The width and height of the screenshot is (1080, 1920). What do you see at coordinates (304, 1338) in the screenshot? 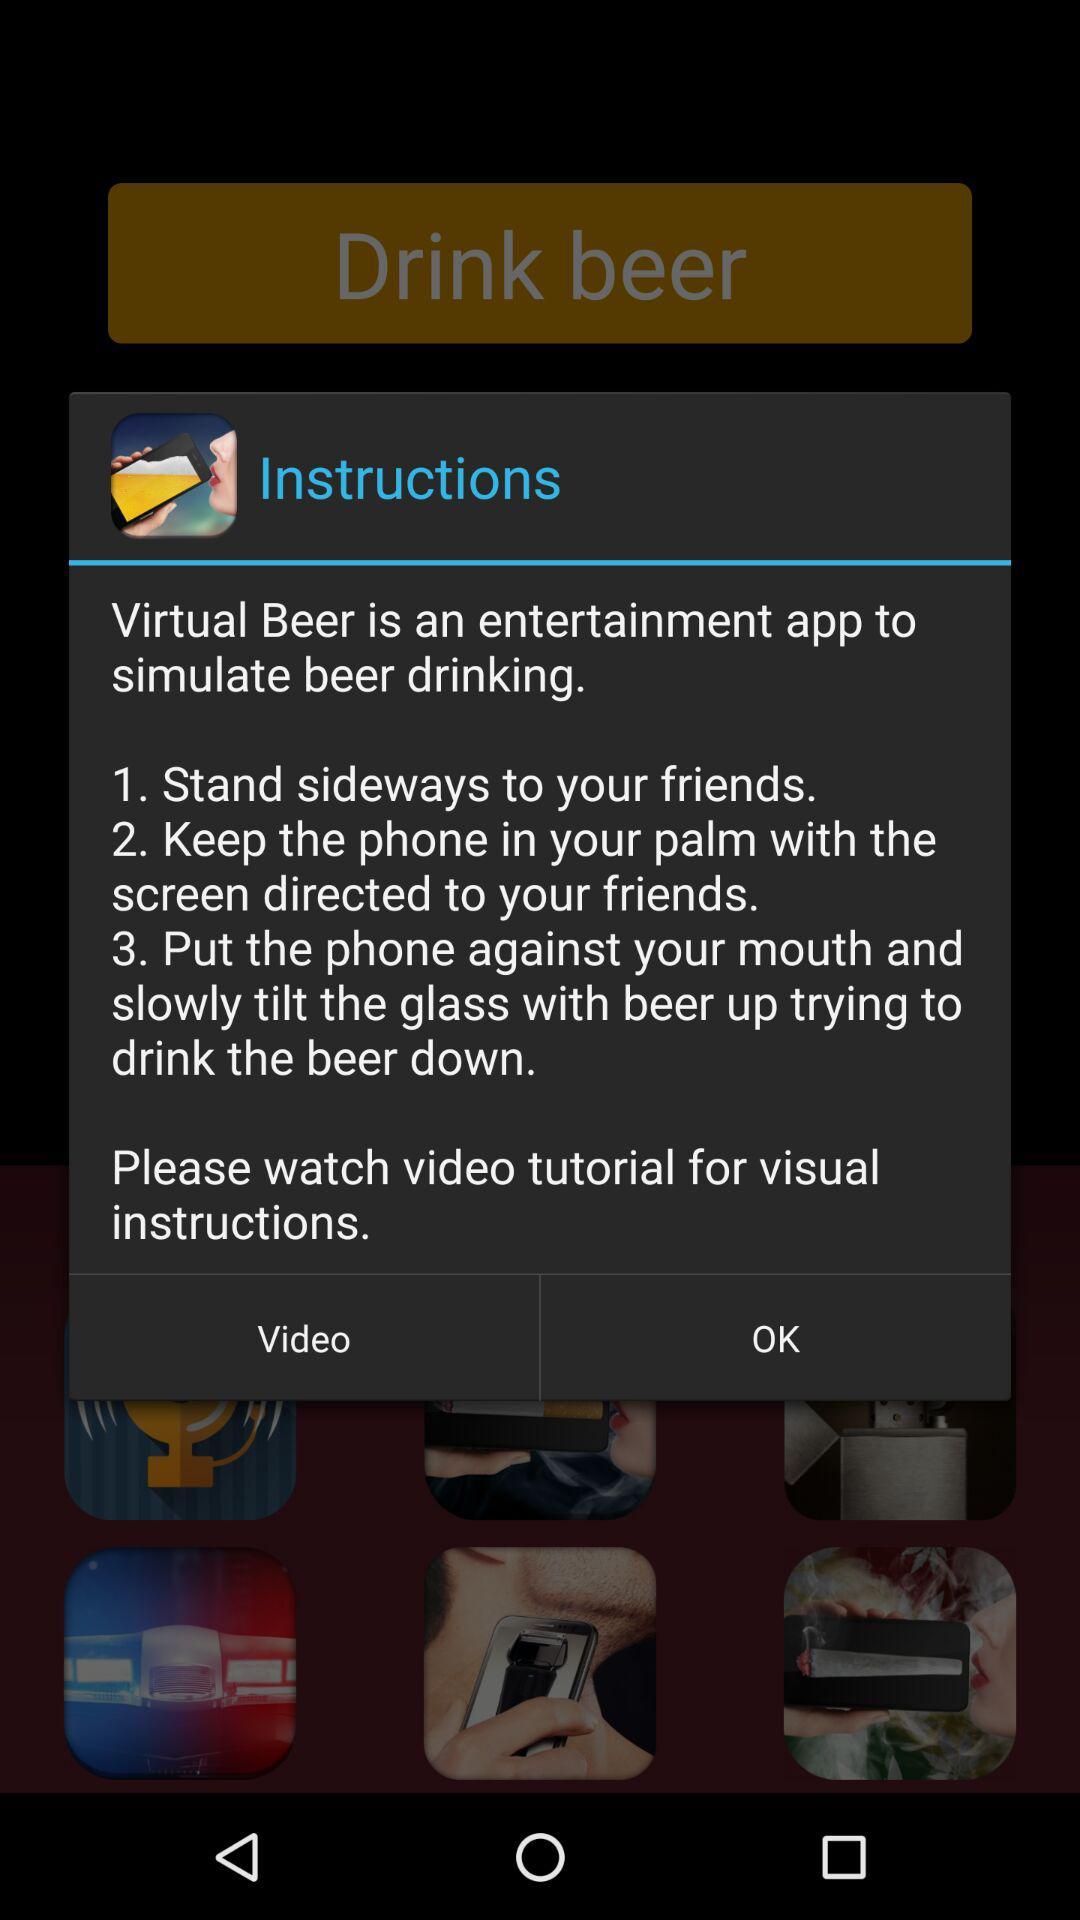
I see `app below virtual beer is app` at bounding box center [304, 1338].